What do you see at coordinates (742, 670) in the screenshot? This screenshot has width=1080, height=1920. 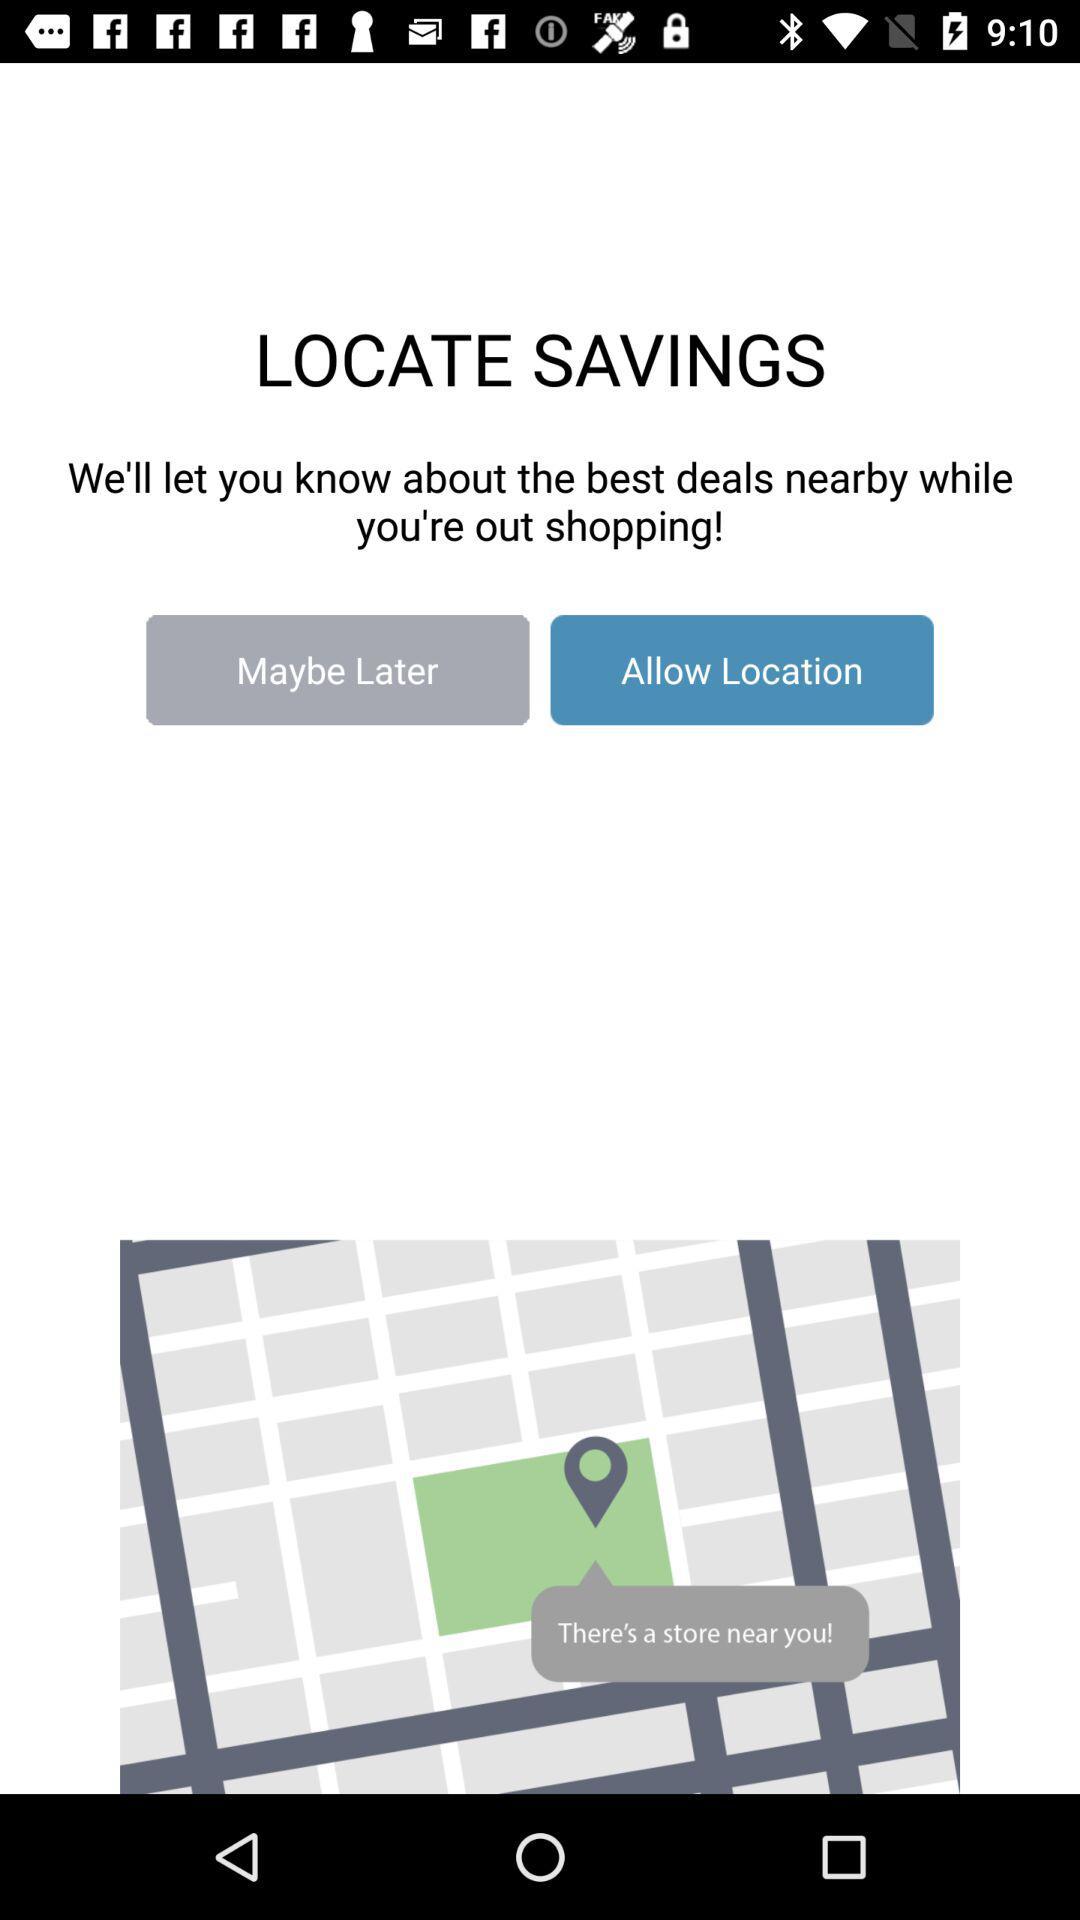 I see `the app next to the maybe later` at bounding box center [742, 670].